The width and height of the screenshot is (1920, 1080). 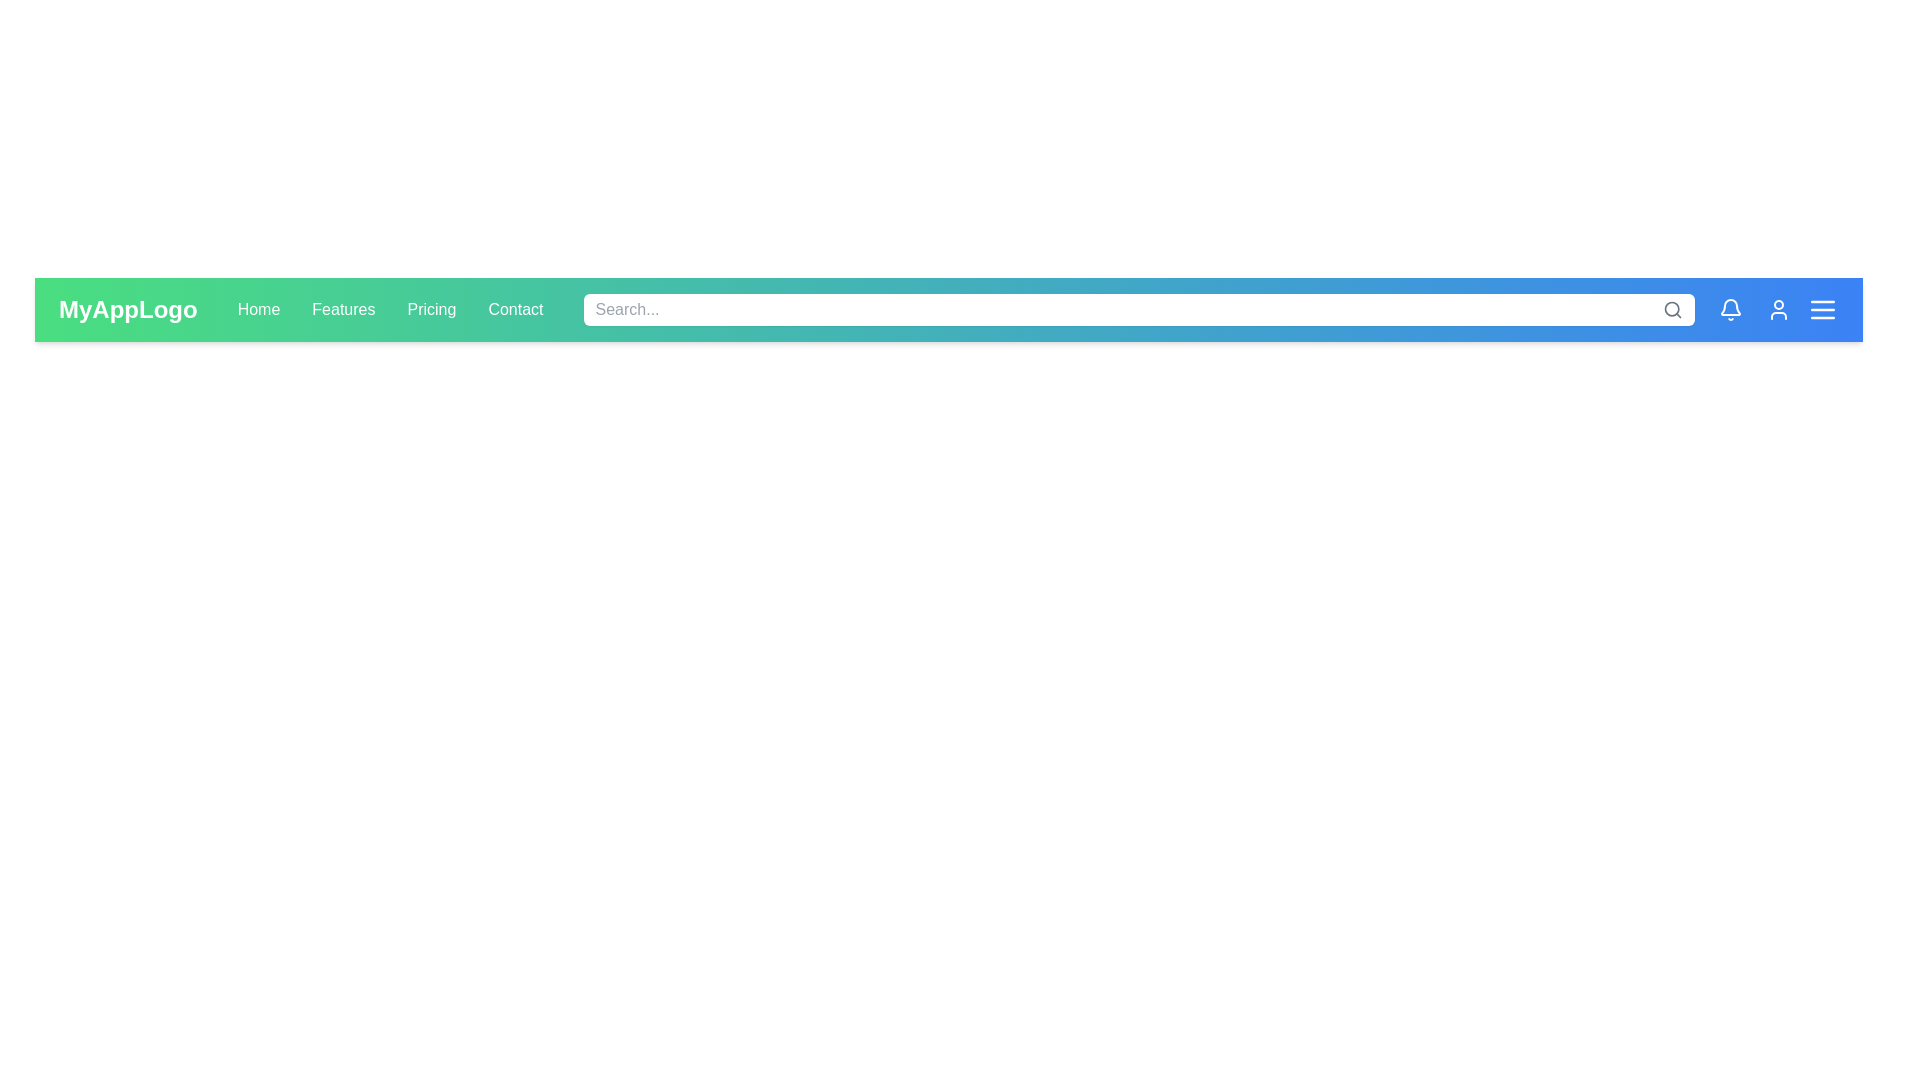 I want to click on the user profile icon, which is a circular outline head and shoulders illustration, located on the far right of the horizontal navigation bar, so click(x=1779, y=309).